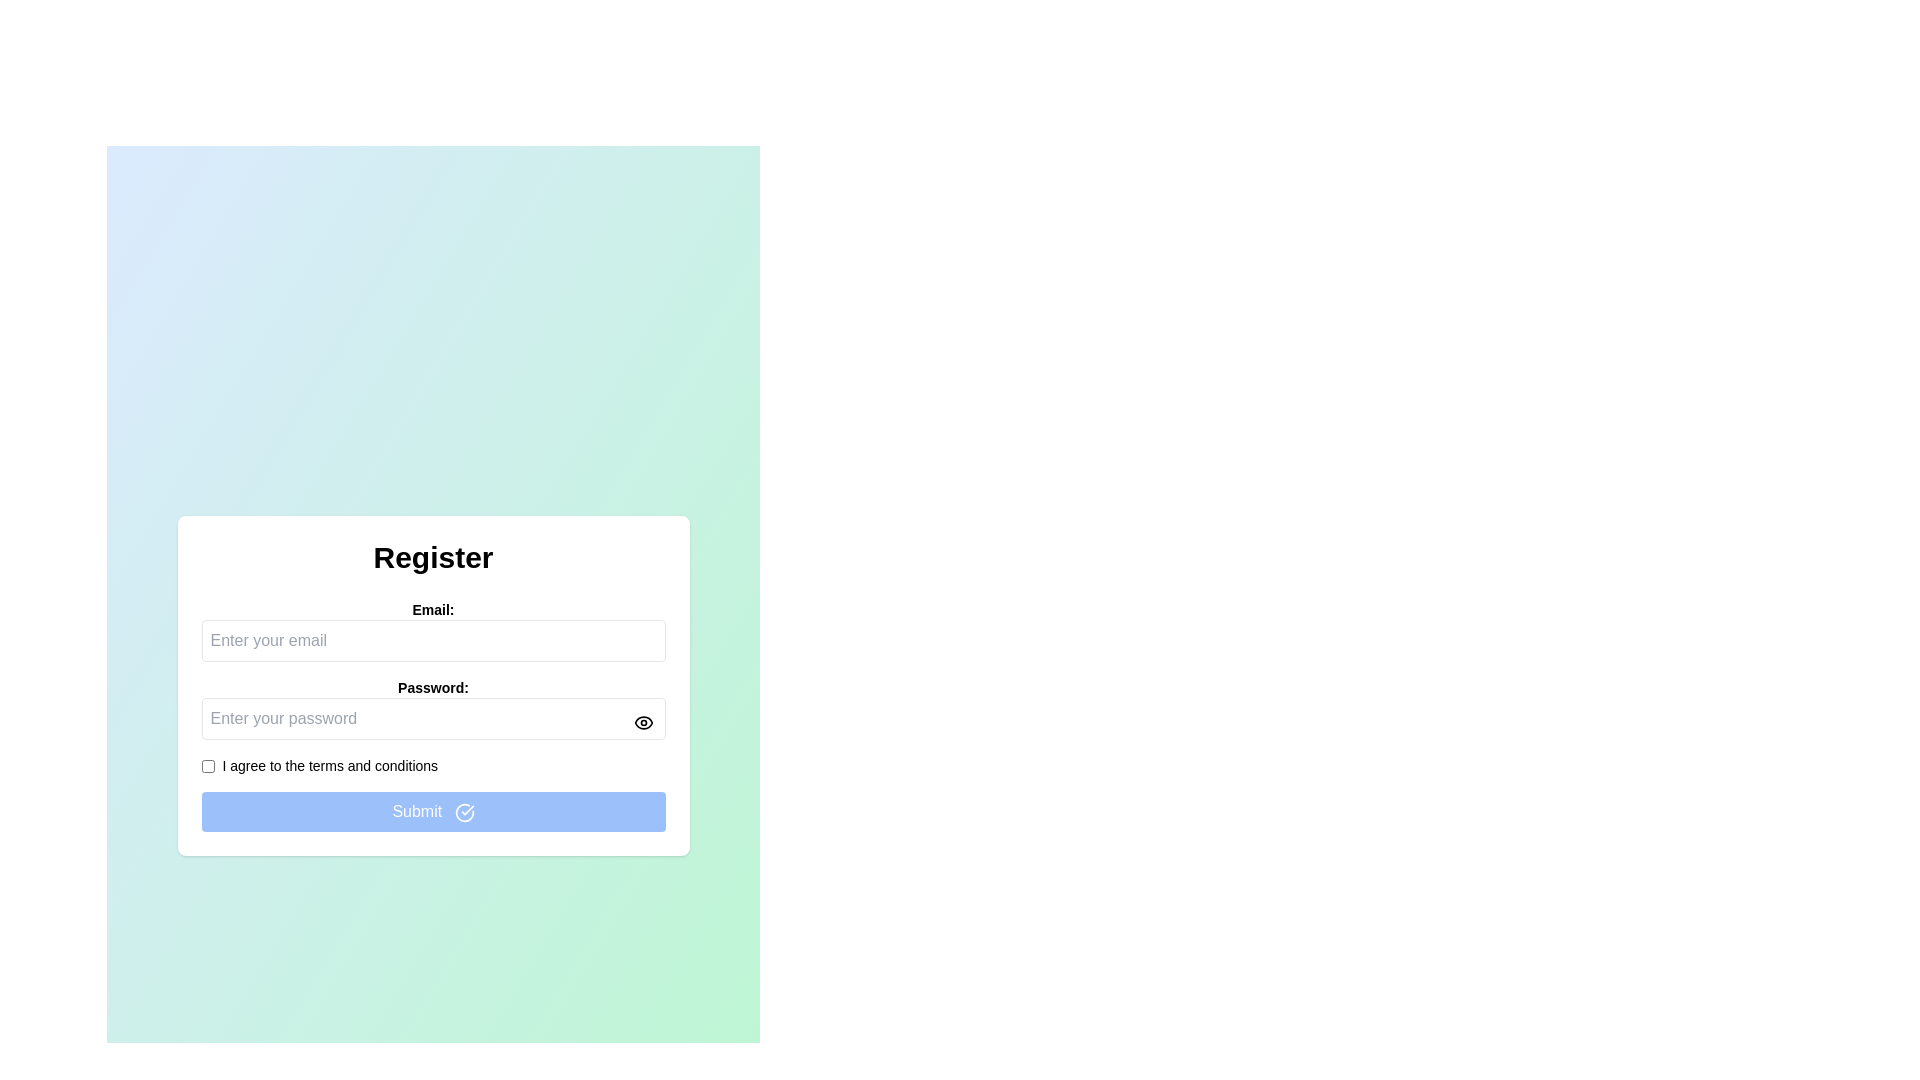  Describe the element at coordinates (432, 765) in the screenshot. I see `the checkbox located below the 'Password' input field and above the 'Submit' button` at that location.